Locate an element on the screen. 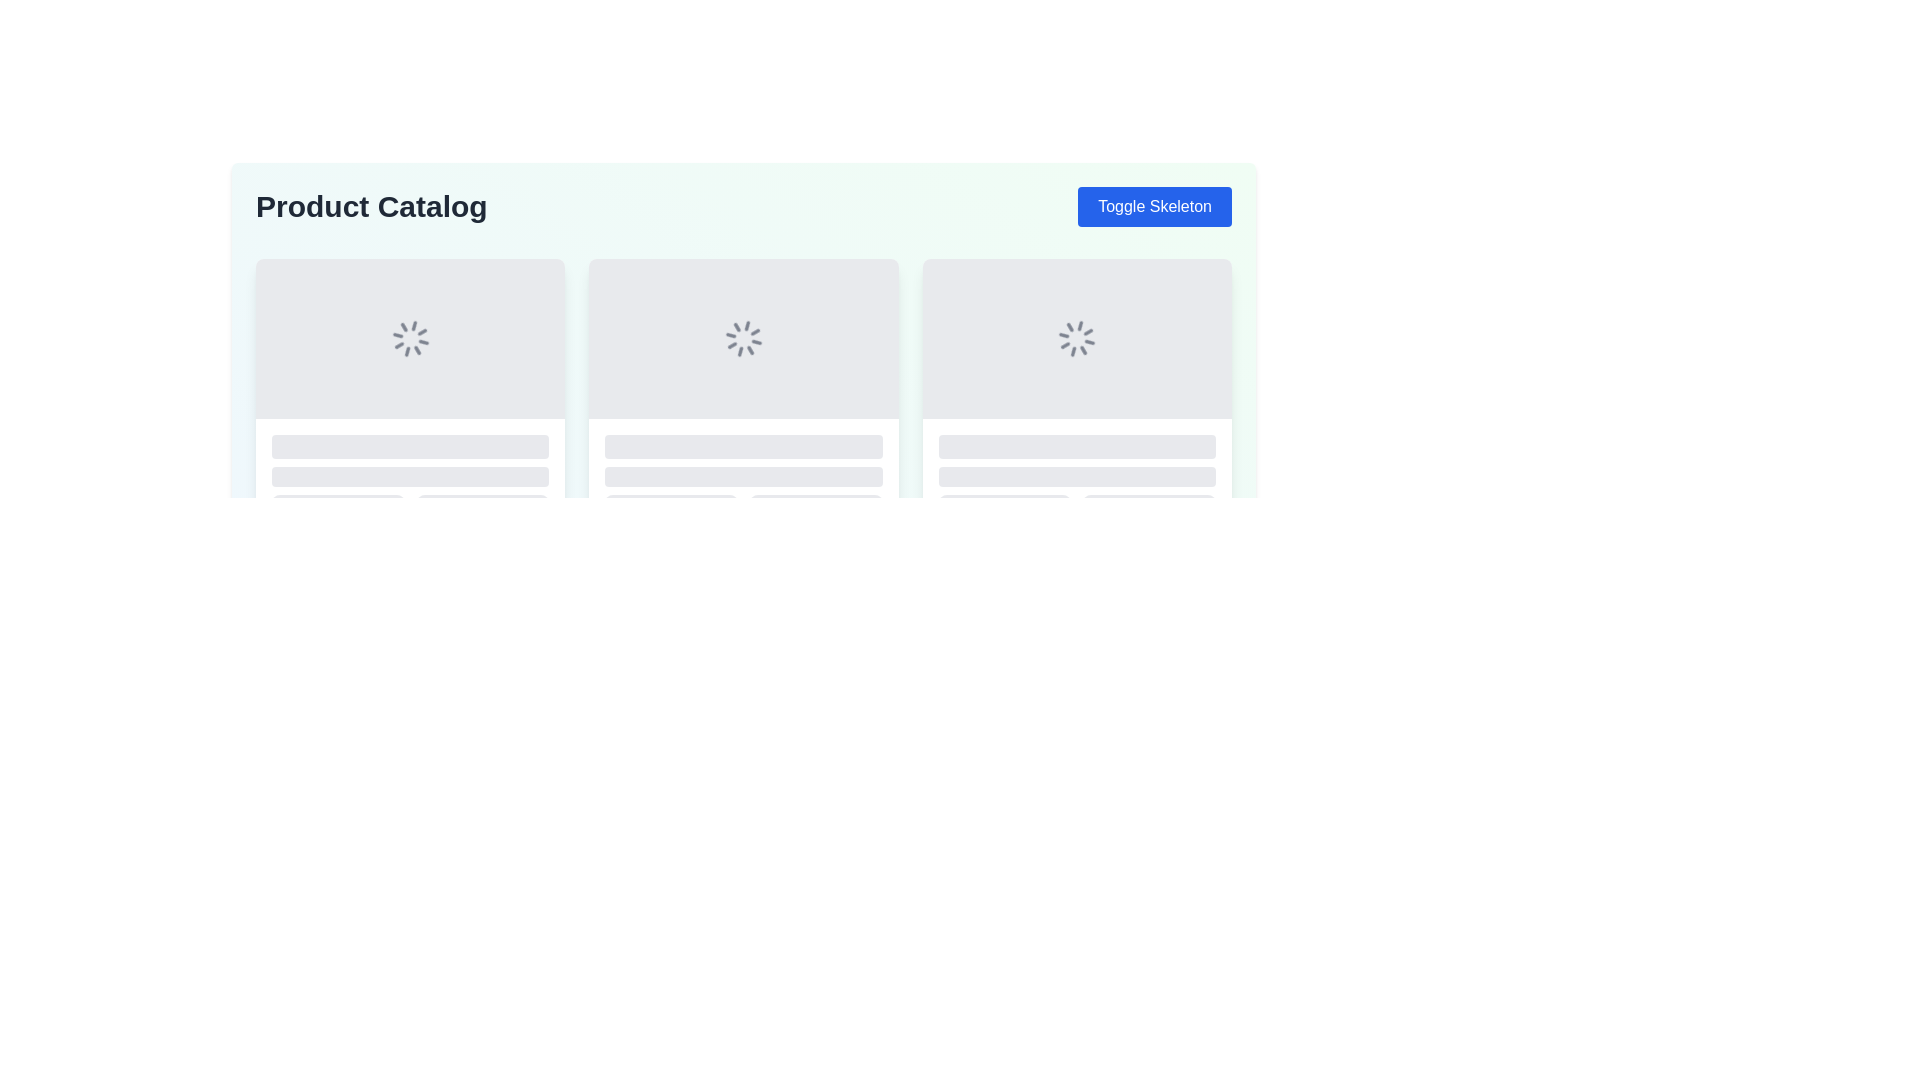 The width and height of the screenshot is (1920, 1080). the loading indicator located at the bottom of the leftmost card in a horizontal list of cards, which serves as a visual placeholder indicating loading or unavailable content is located at coordinates (338, 501).